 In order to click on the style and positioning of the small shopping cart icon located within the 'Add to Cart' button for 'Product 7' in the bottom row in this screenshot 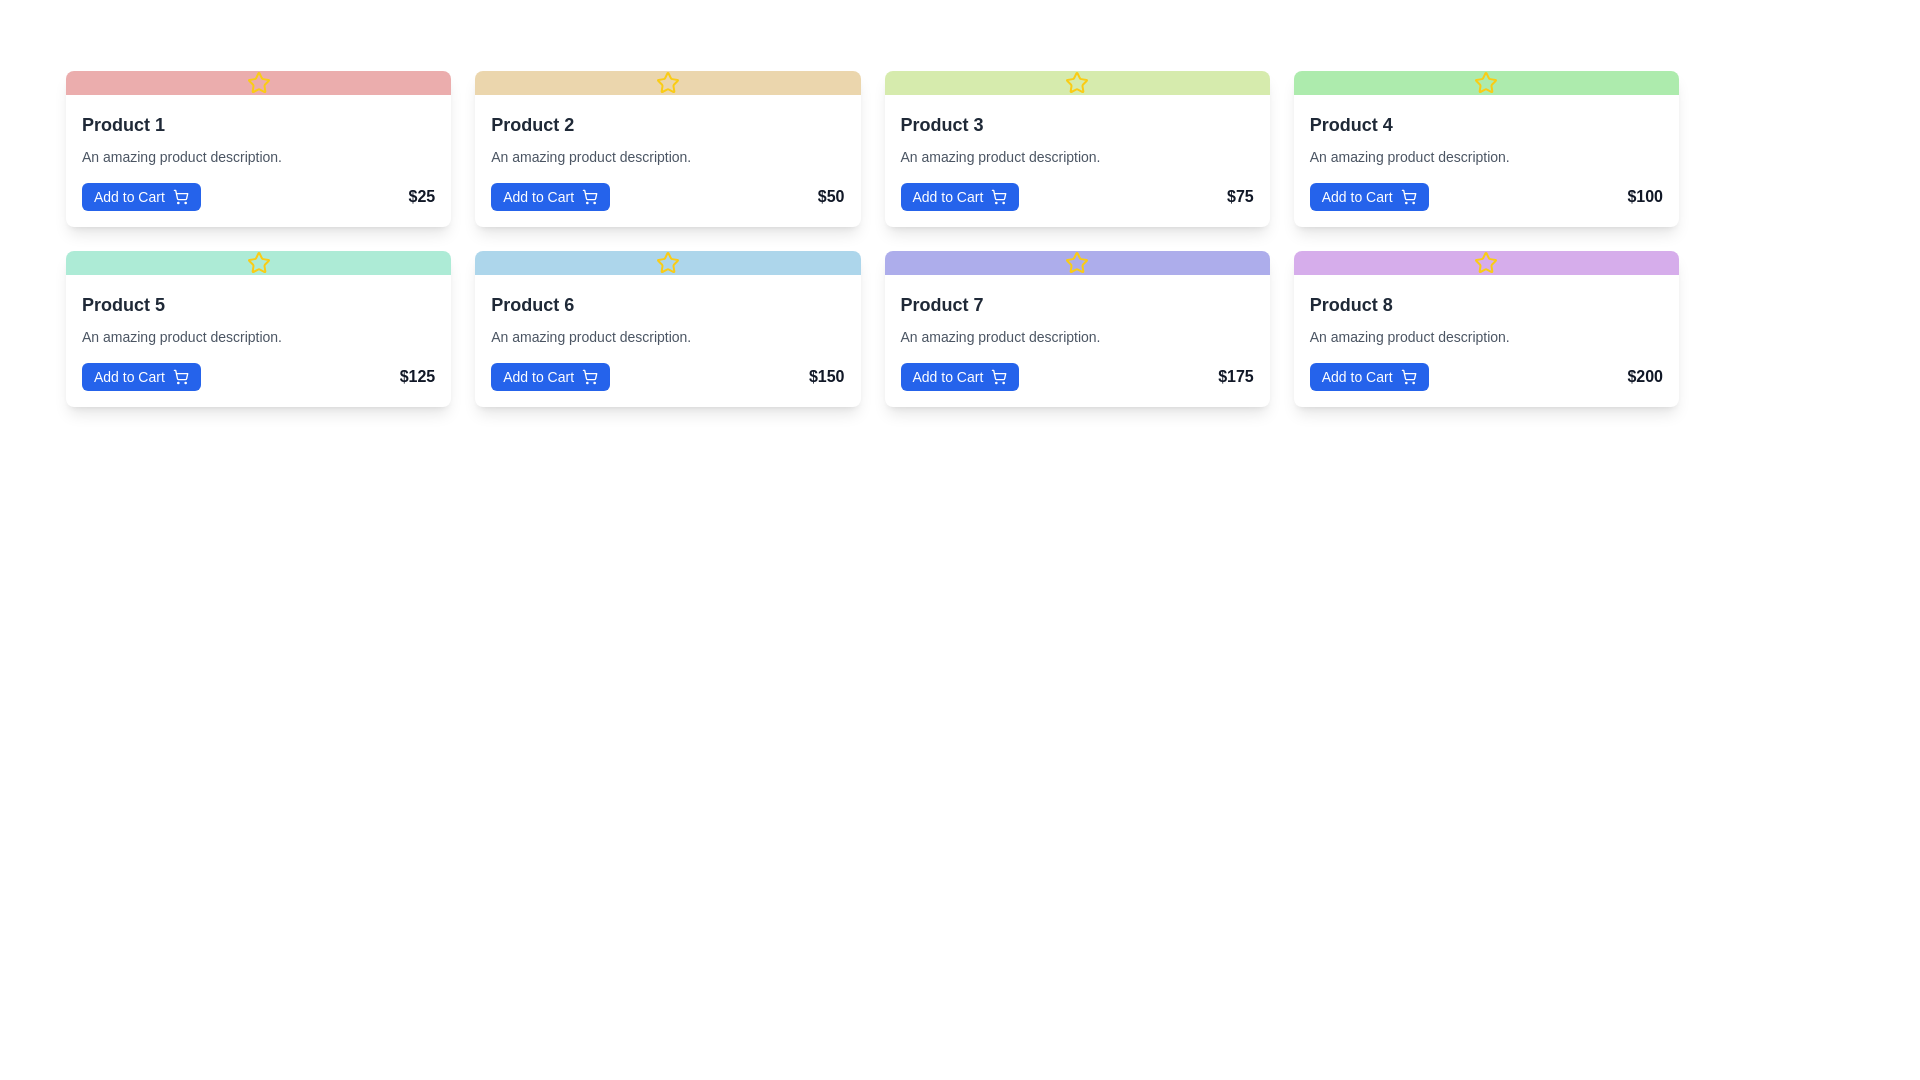, I will do `click(999, 377)`.